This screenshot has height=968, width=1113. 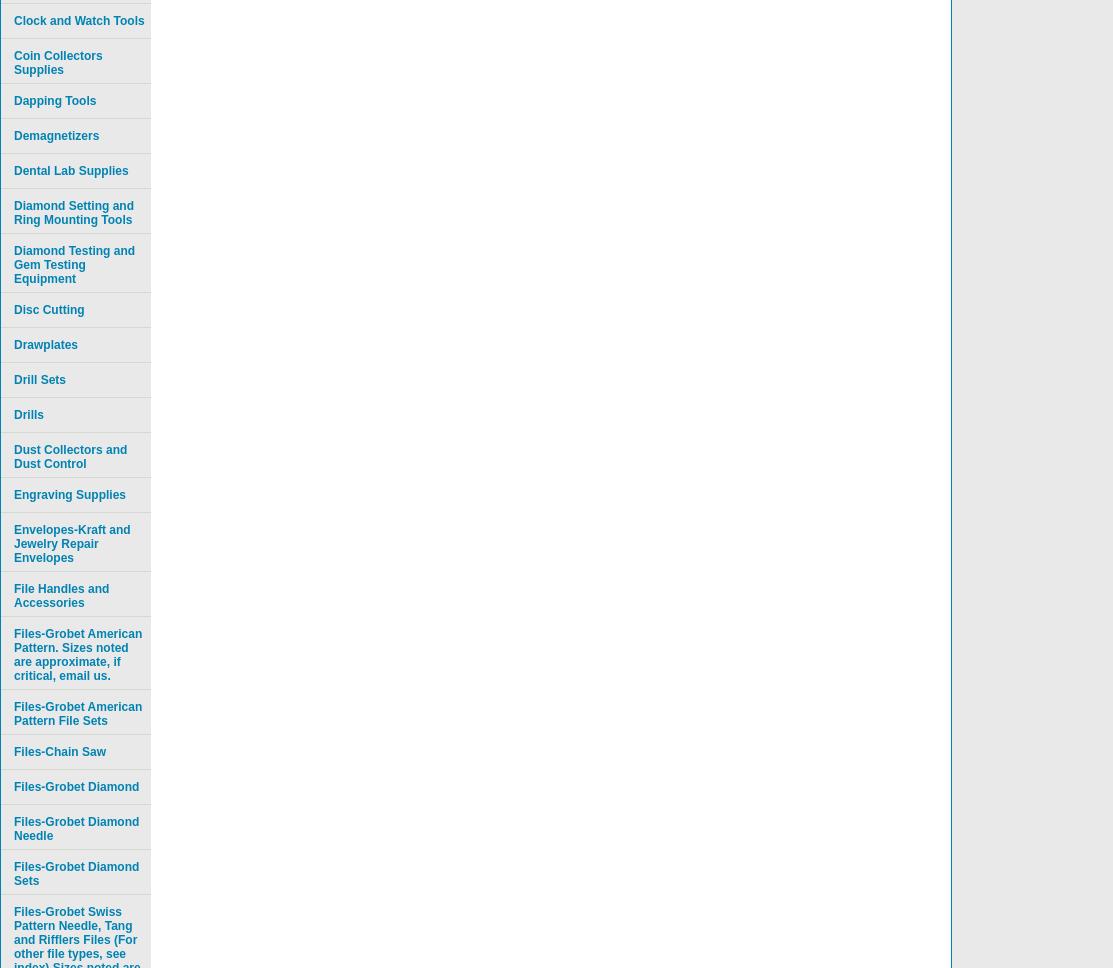 What do you see at coordinates (70, 495) in the screenshot?
I see `'Engraving Supplies'` at bounding box center [70, 495].